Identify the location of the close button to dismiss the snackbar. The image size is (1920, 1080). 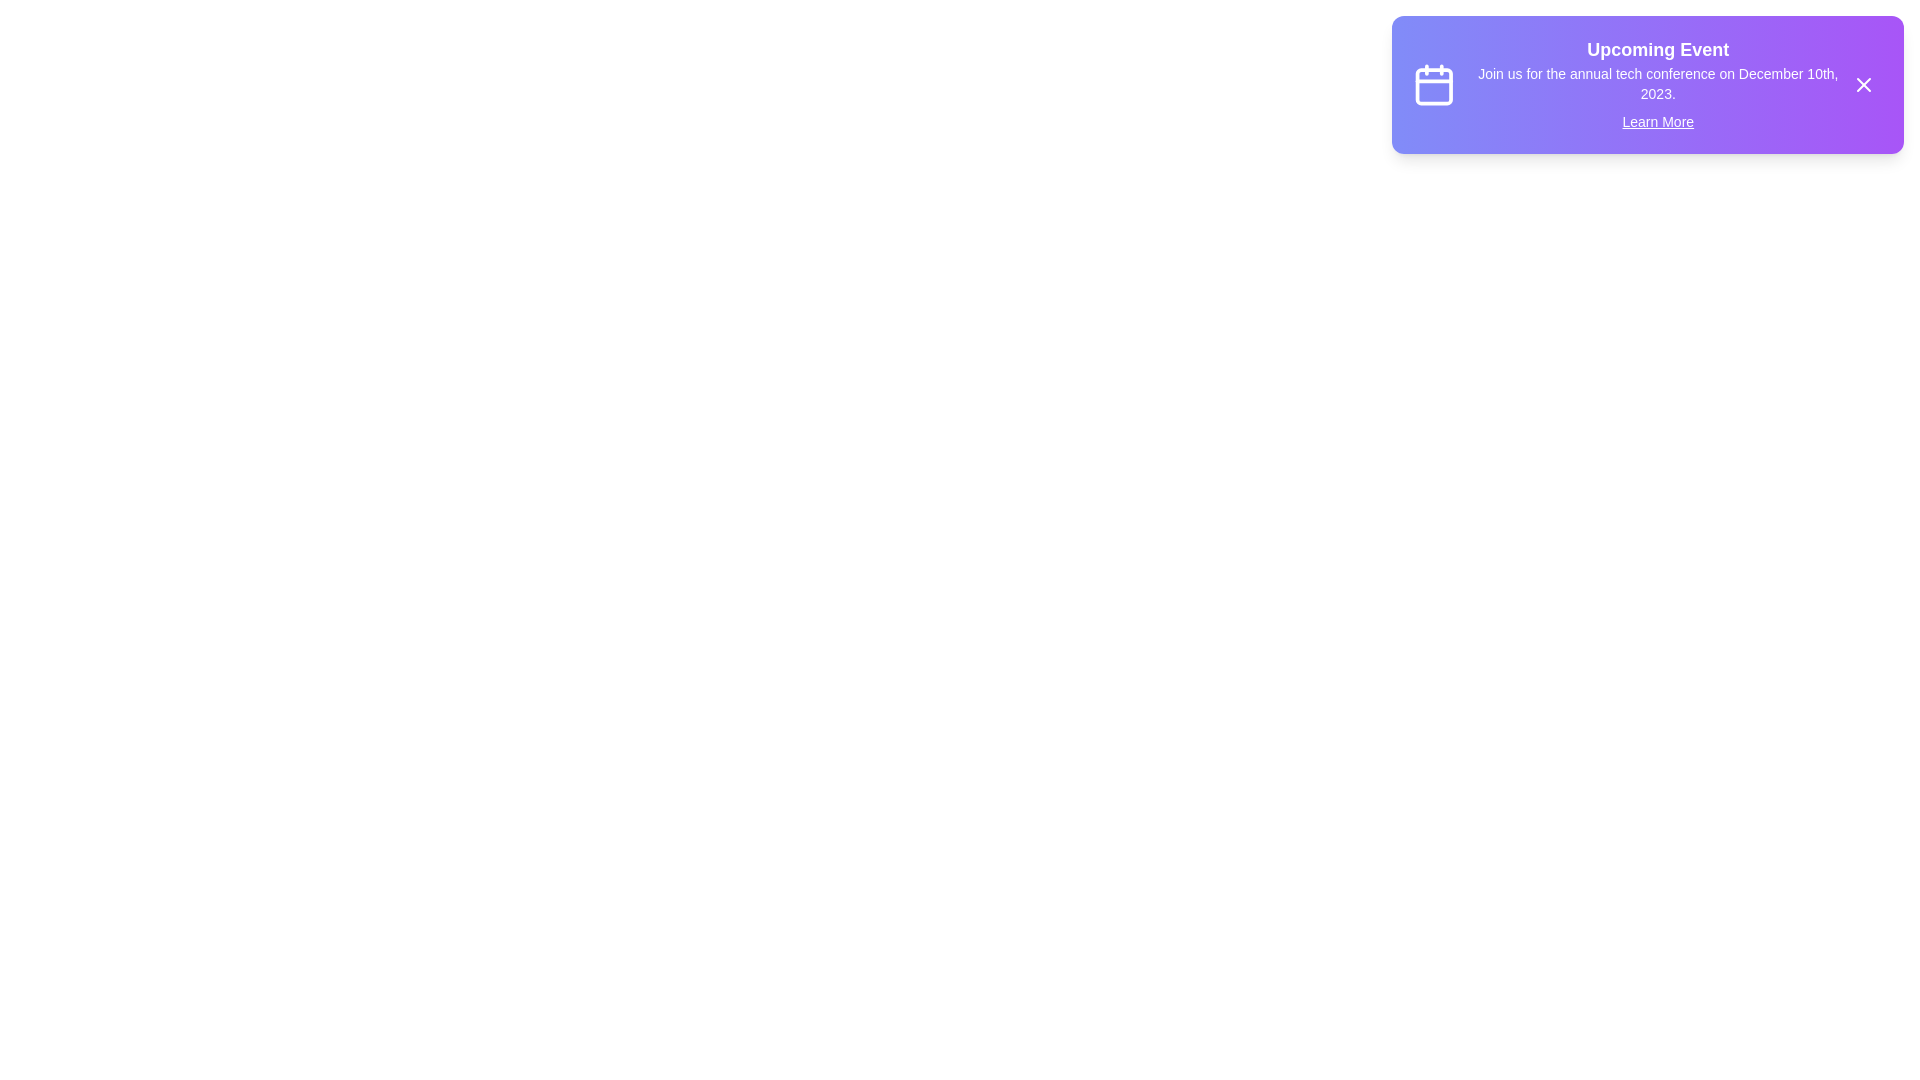
(1862, 83).